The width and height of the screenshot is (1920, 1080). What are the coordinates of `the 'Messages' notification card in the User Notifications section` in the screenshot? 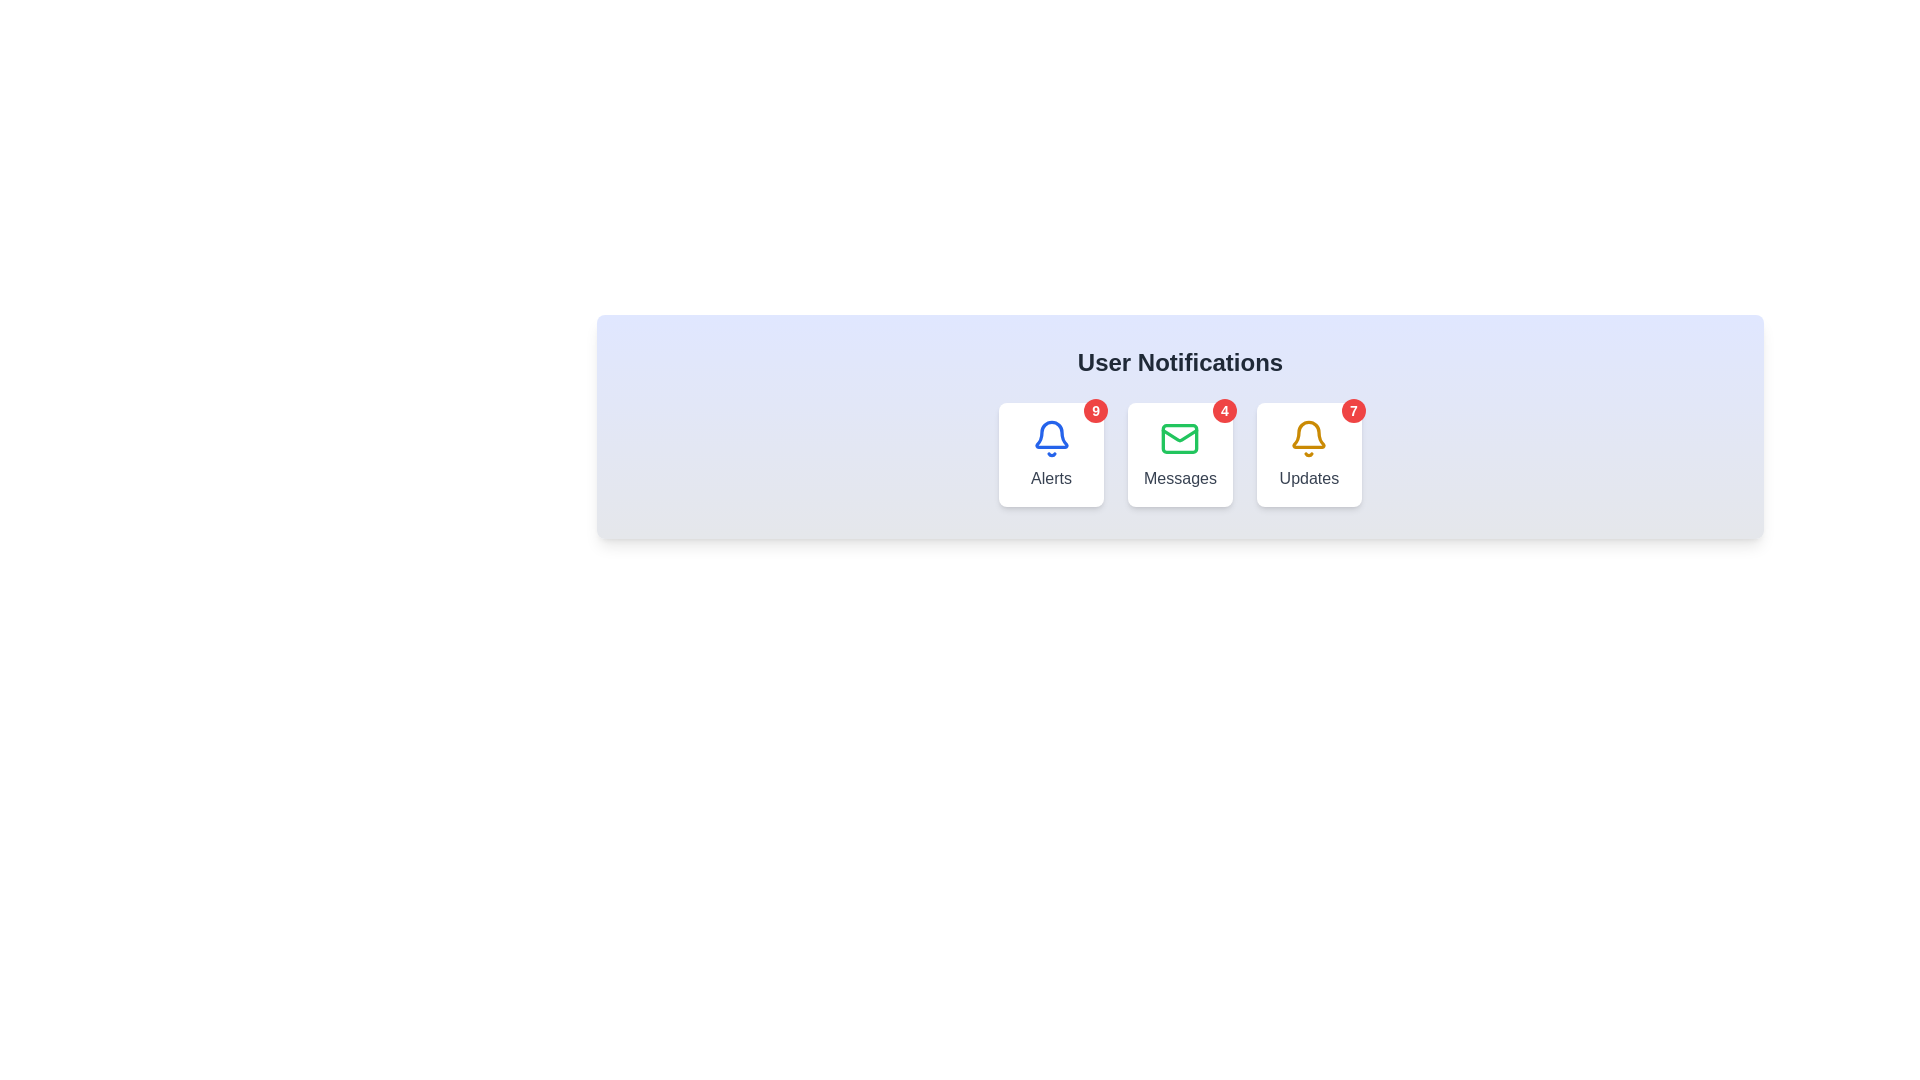 It's located at (1180, 455).